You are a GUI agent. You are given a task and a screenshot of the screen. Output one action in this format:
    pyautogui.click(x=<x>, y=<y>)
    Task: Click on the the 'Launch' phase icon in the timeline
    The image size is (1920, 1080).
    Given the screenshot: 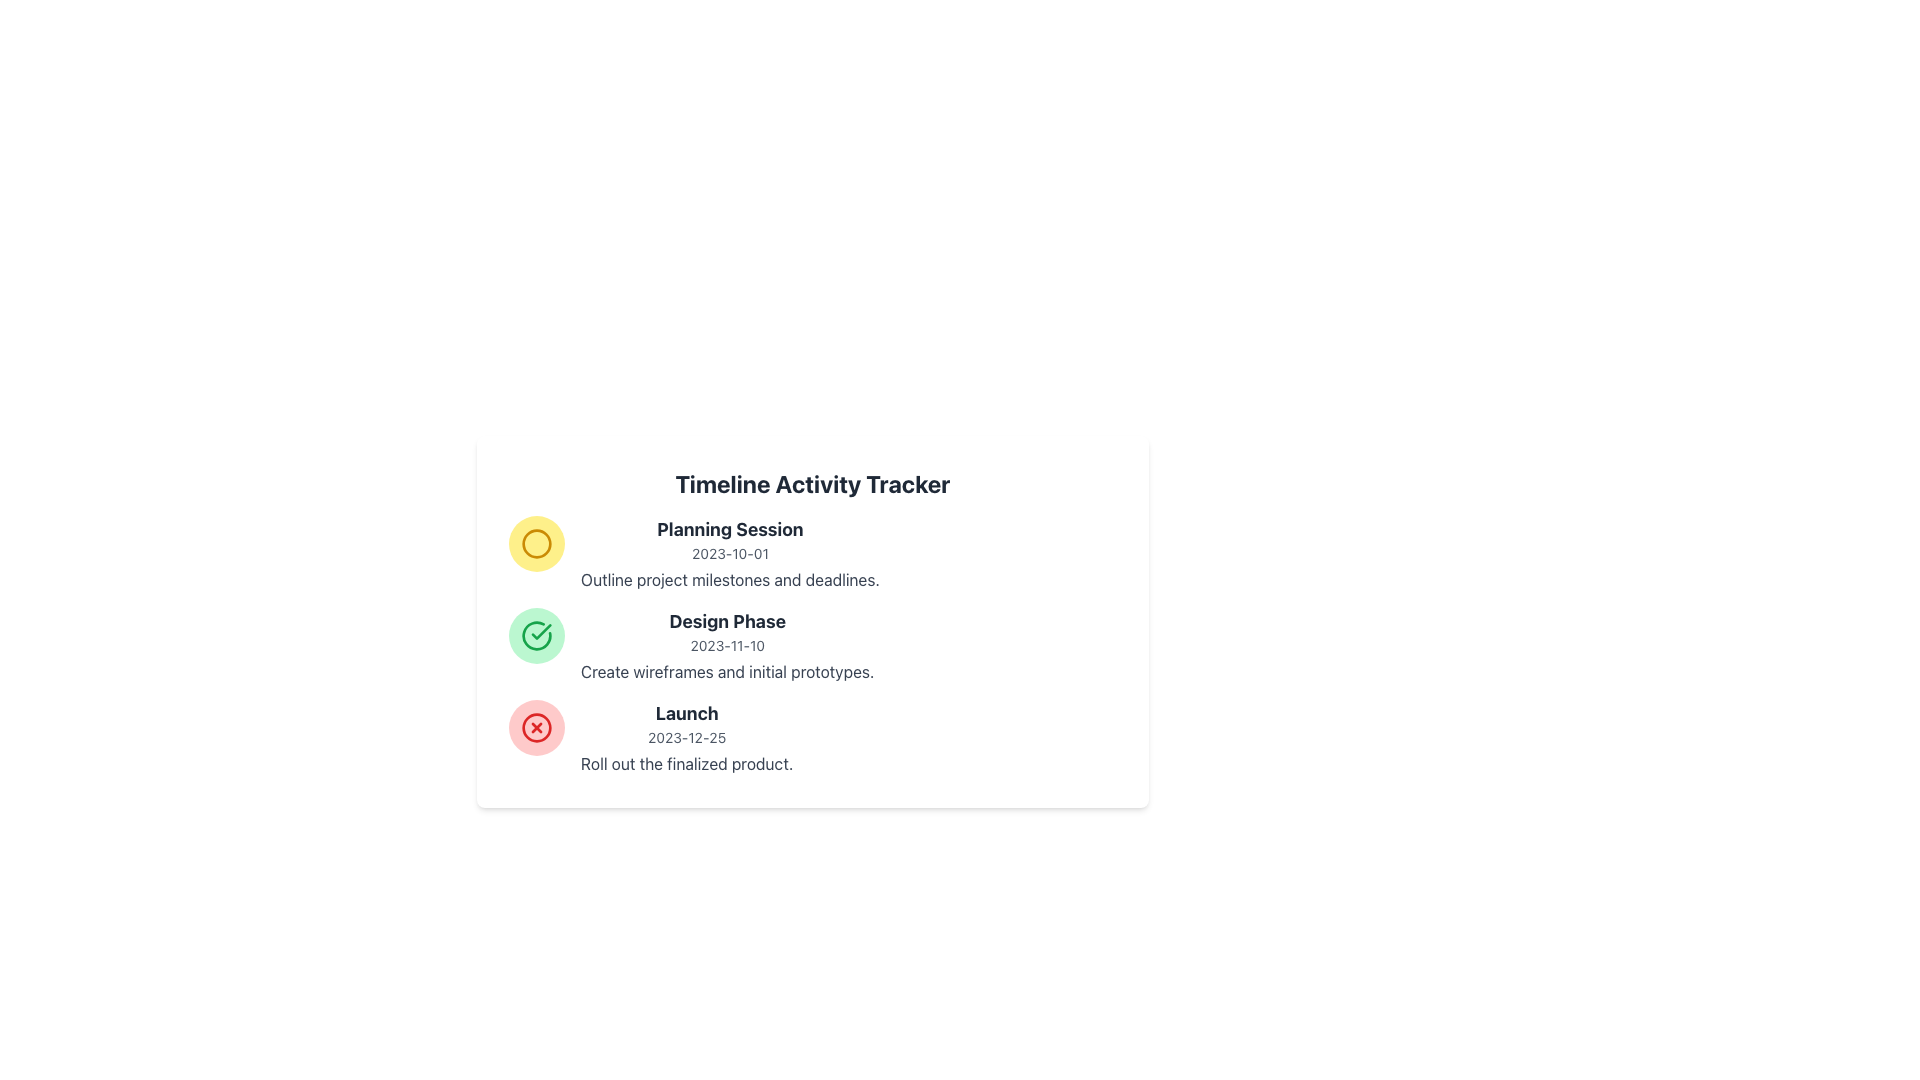 What is the action you would take?
    pyautogui.click(x=537, y=728)
    